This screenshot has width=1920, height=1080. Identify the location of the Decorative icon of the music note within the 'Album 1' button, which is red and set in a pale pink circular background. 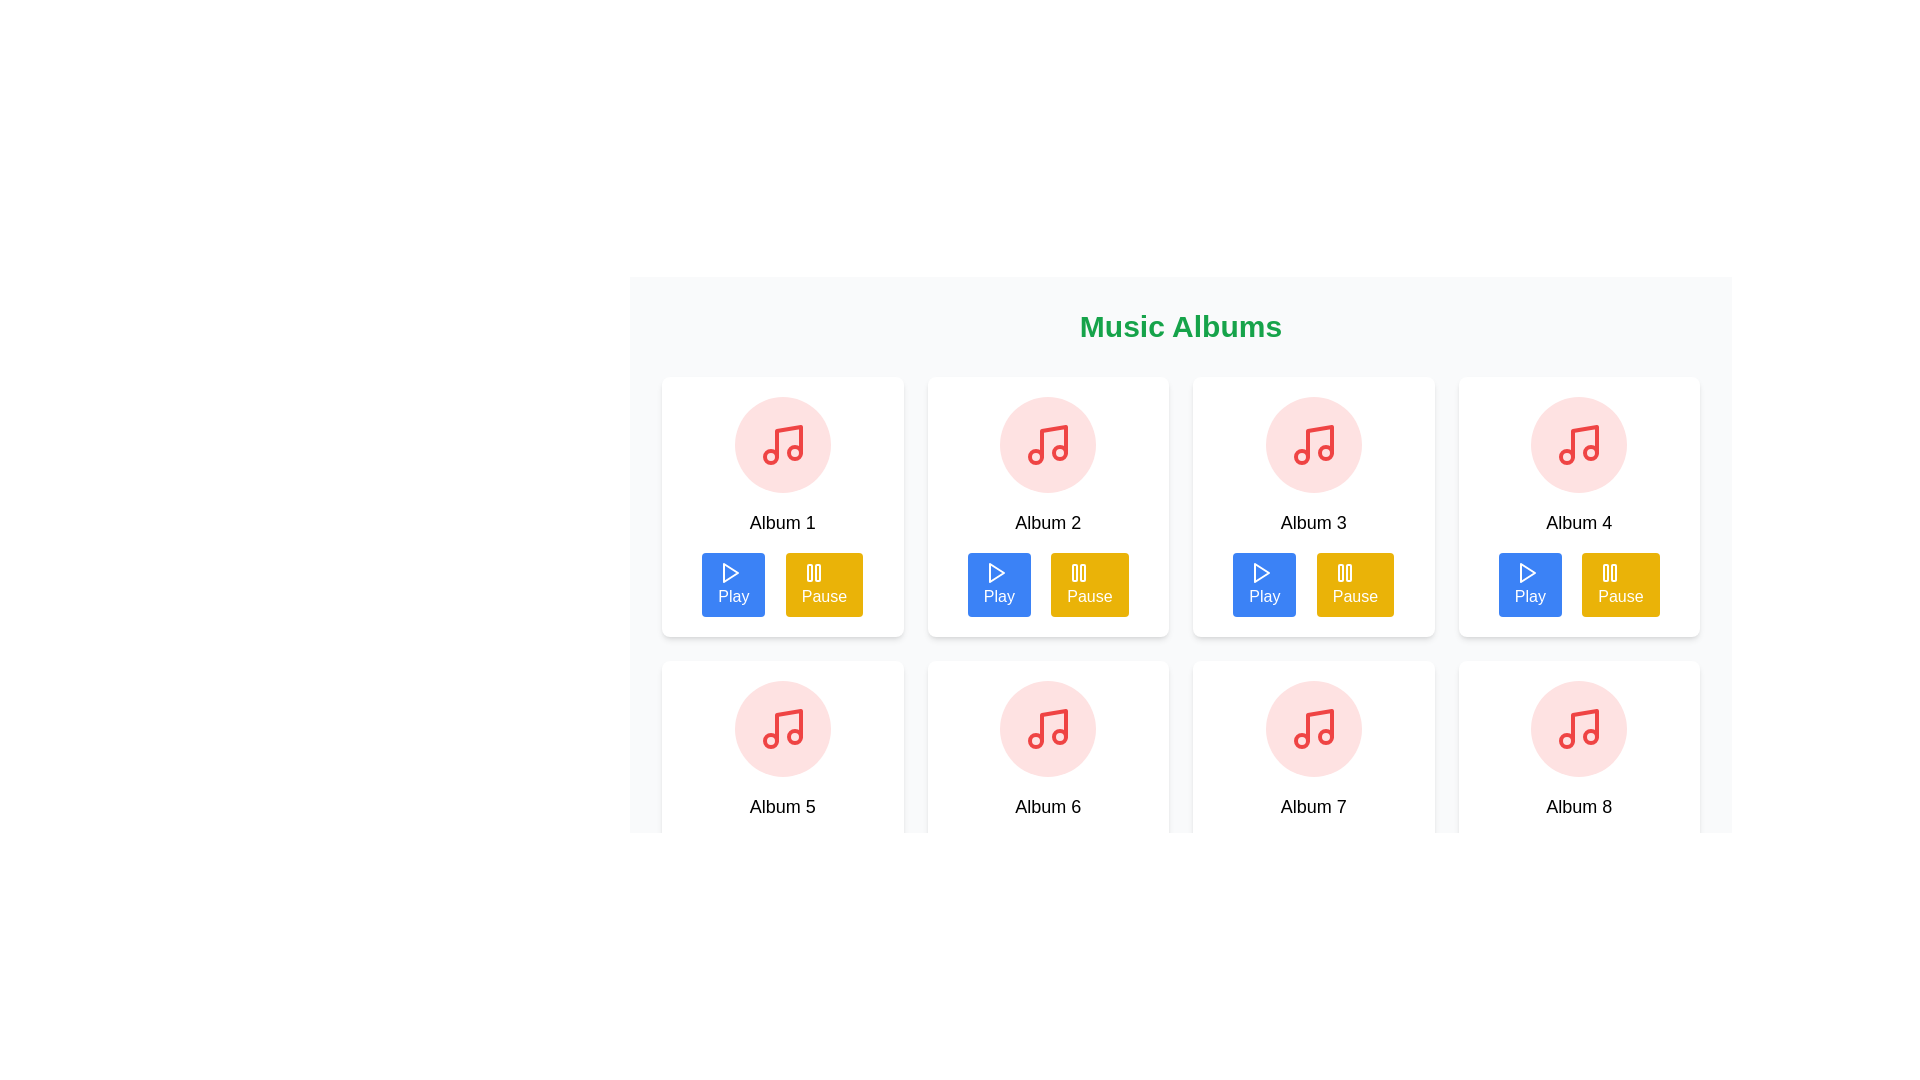
(787, 441).